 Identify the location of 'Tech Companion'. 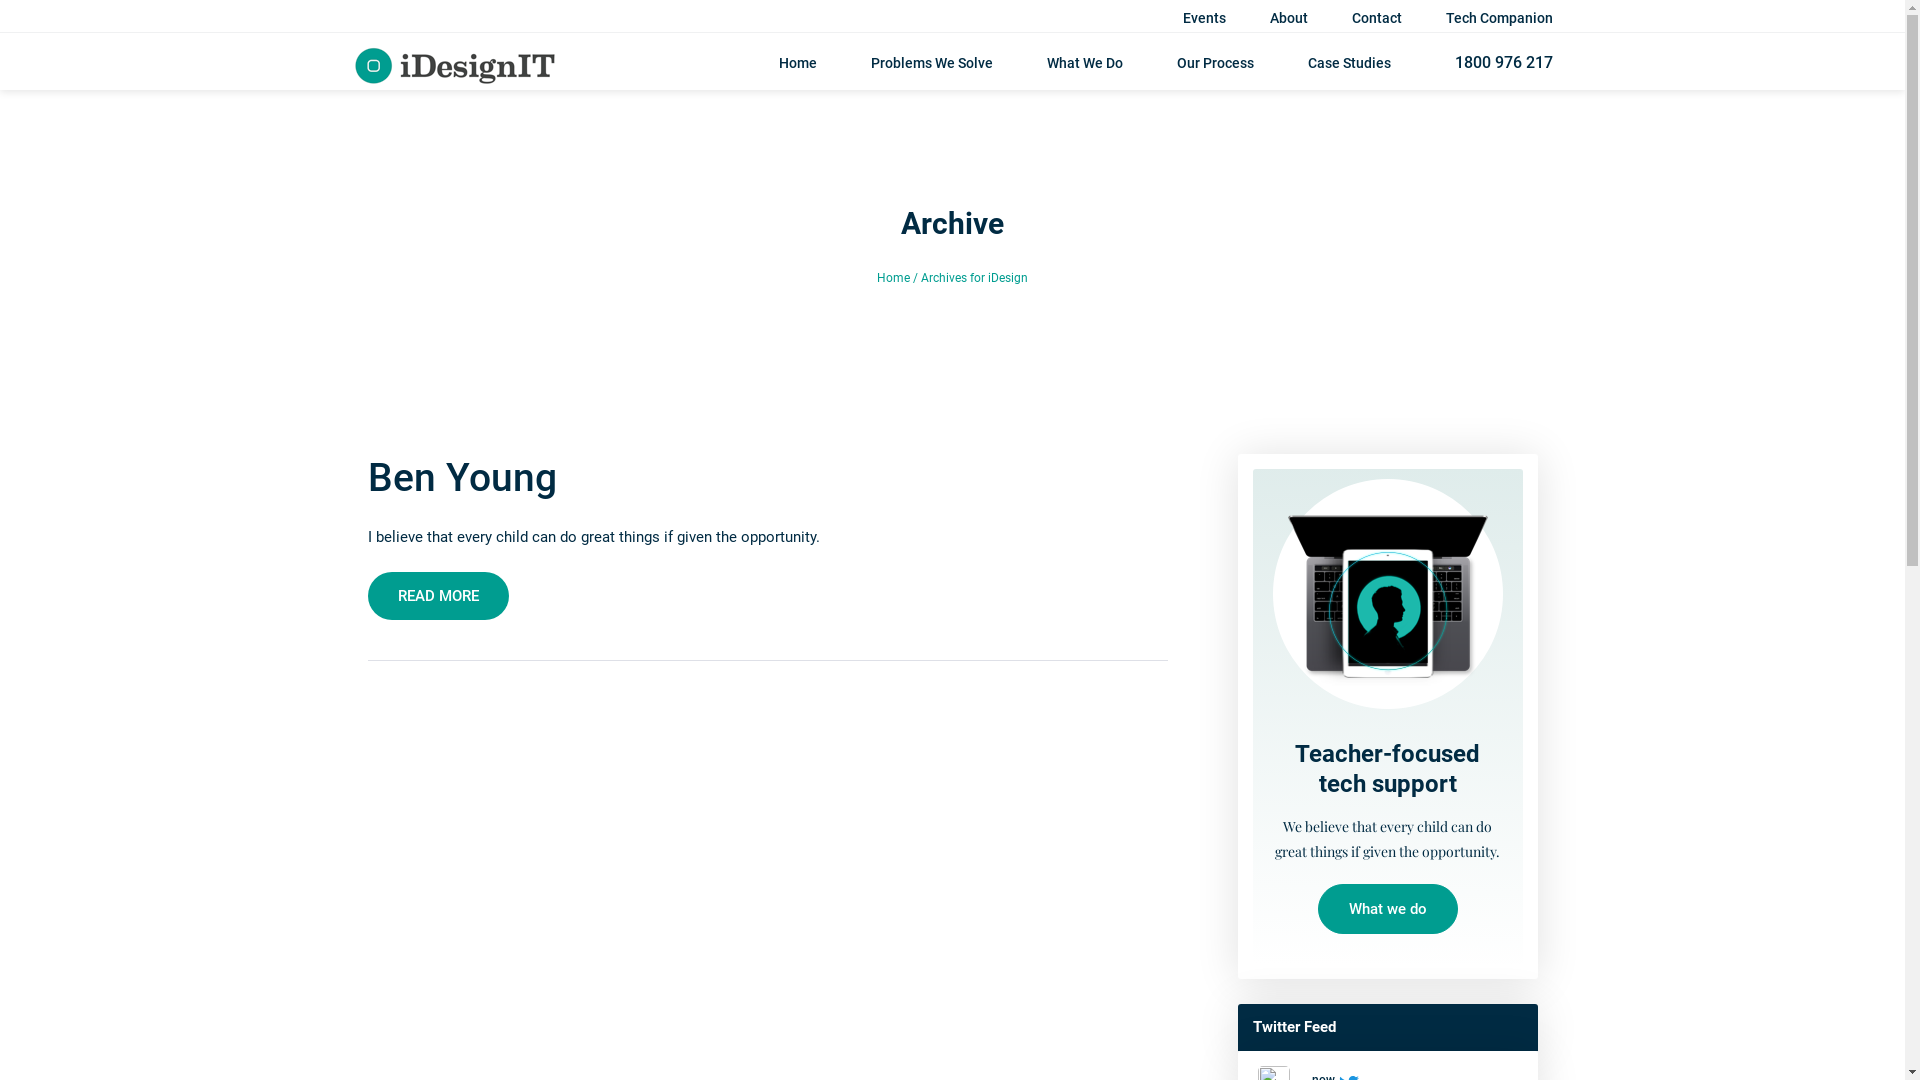
(1499, 18).